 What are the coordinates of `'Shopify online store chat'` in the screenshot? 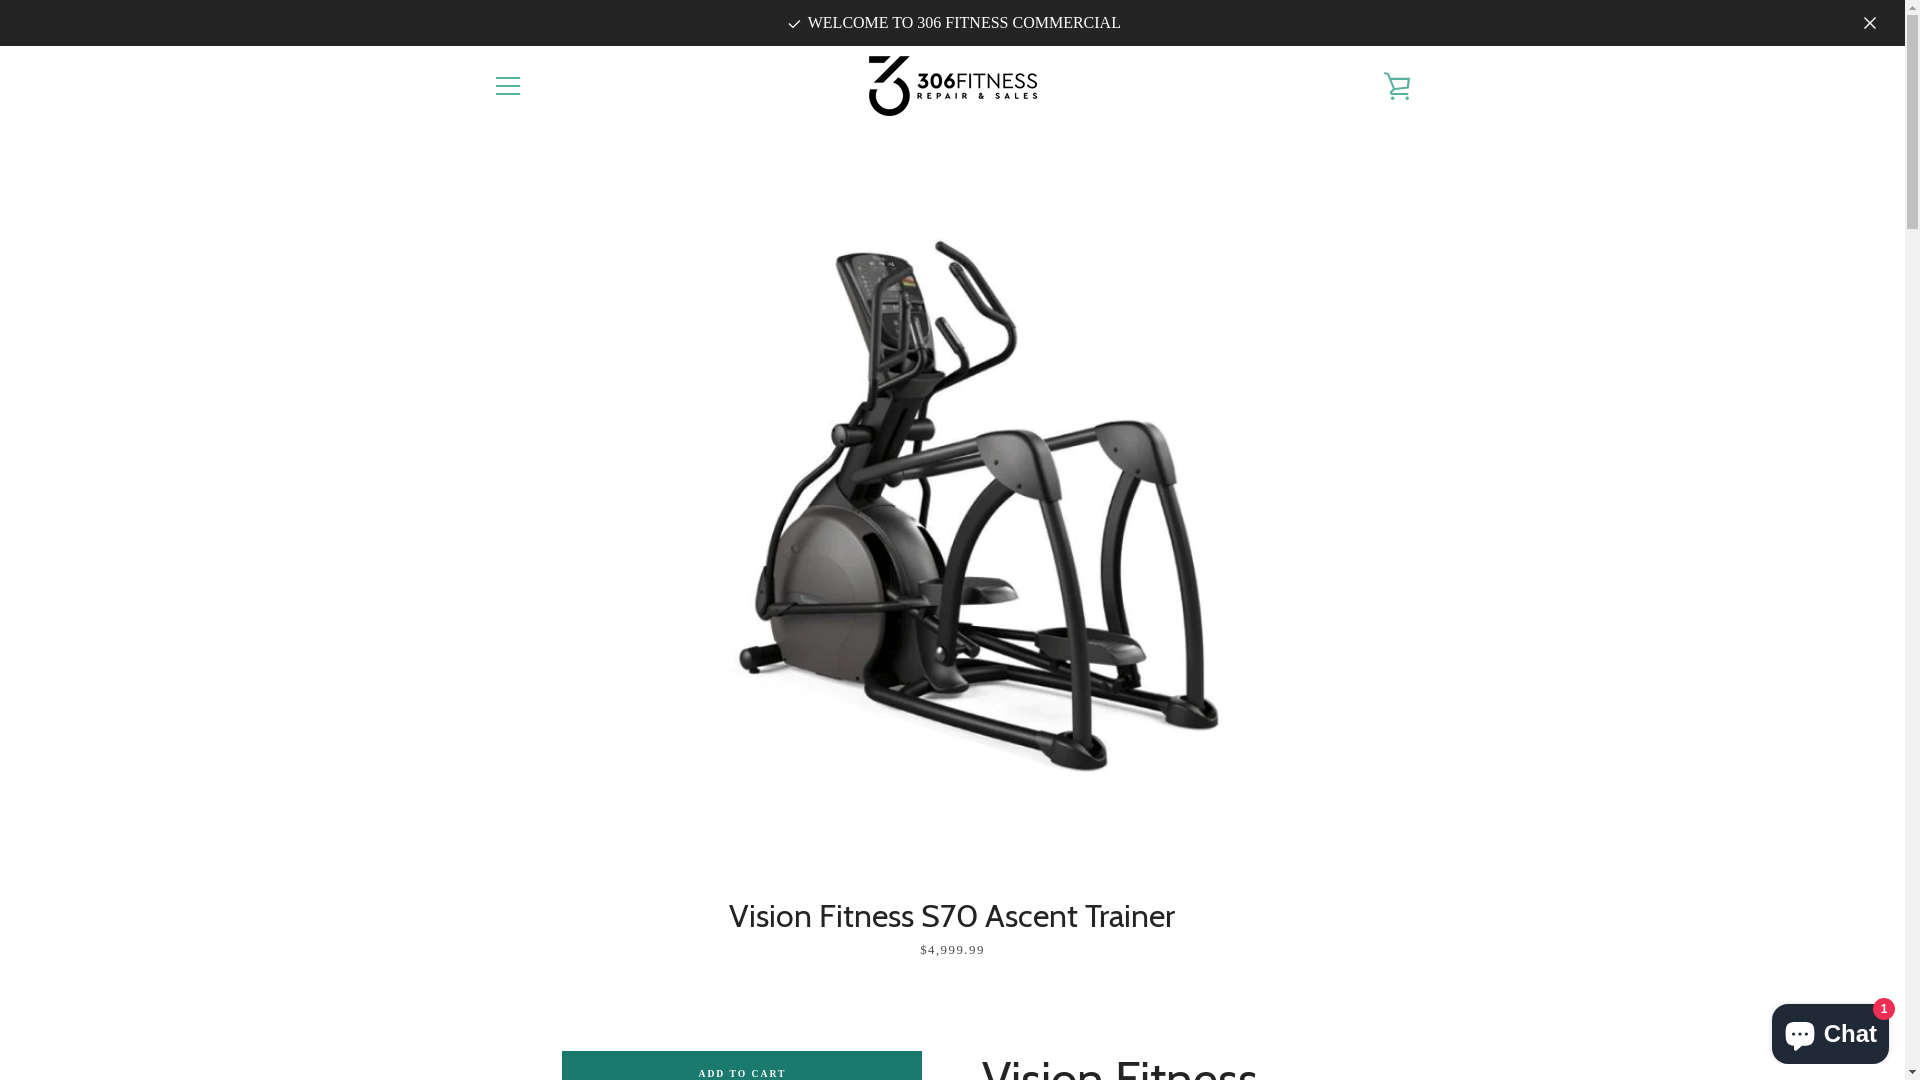 It's located at (1830, 1029).